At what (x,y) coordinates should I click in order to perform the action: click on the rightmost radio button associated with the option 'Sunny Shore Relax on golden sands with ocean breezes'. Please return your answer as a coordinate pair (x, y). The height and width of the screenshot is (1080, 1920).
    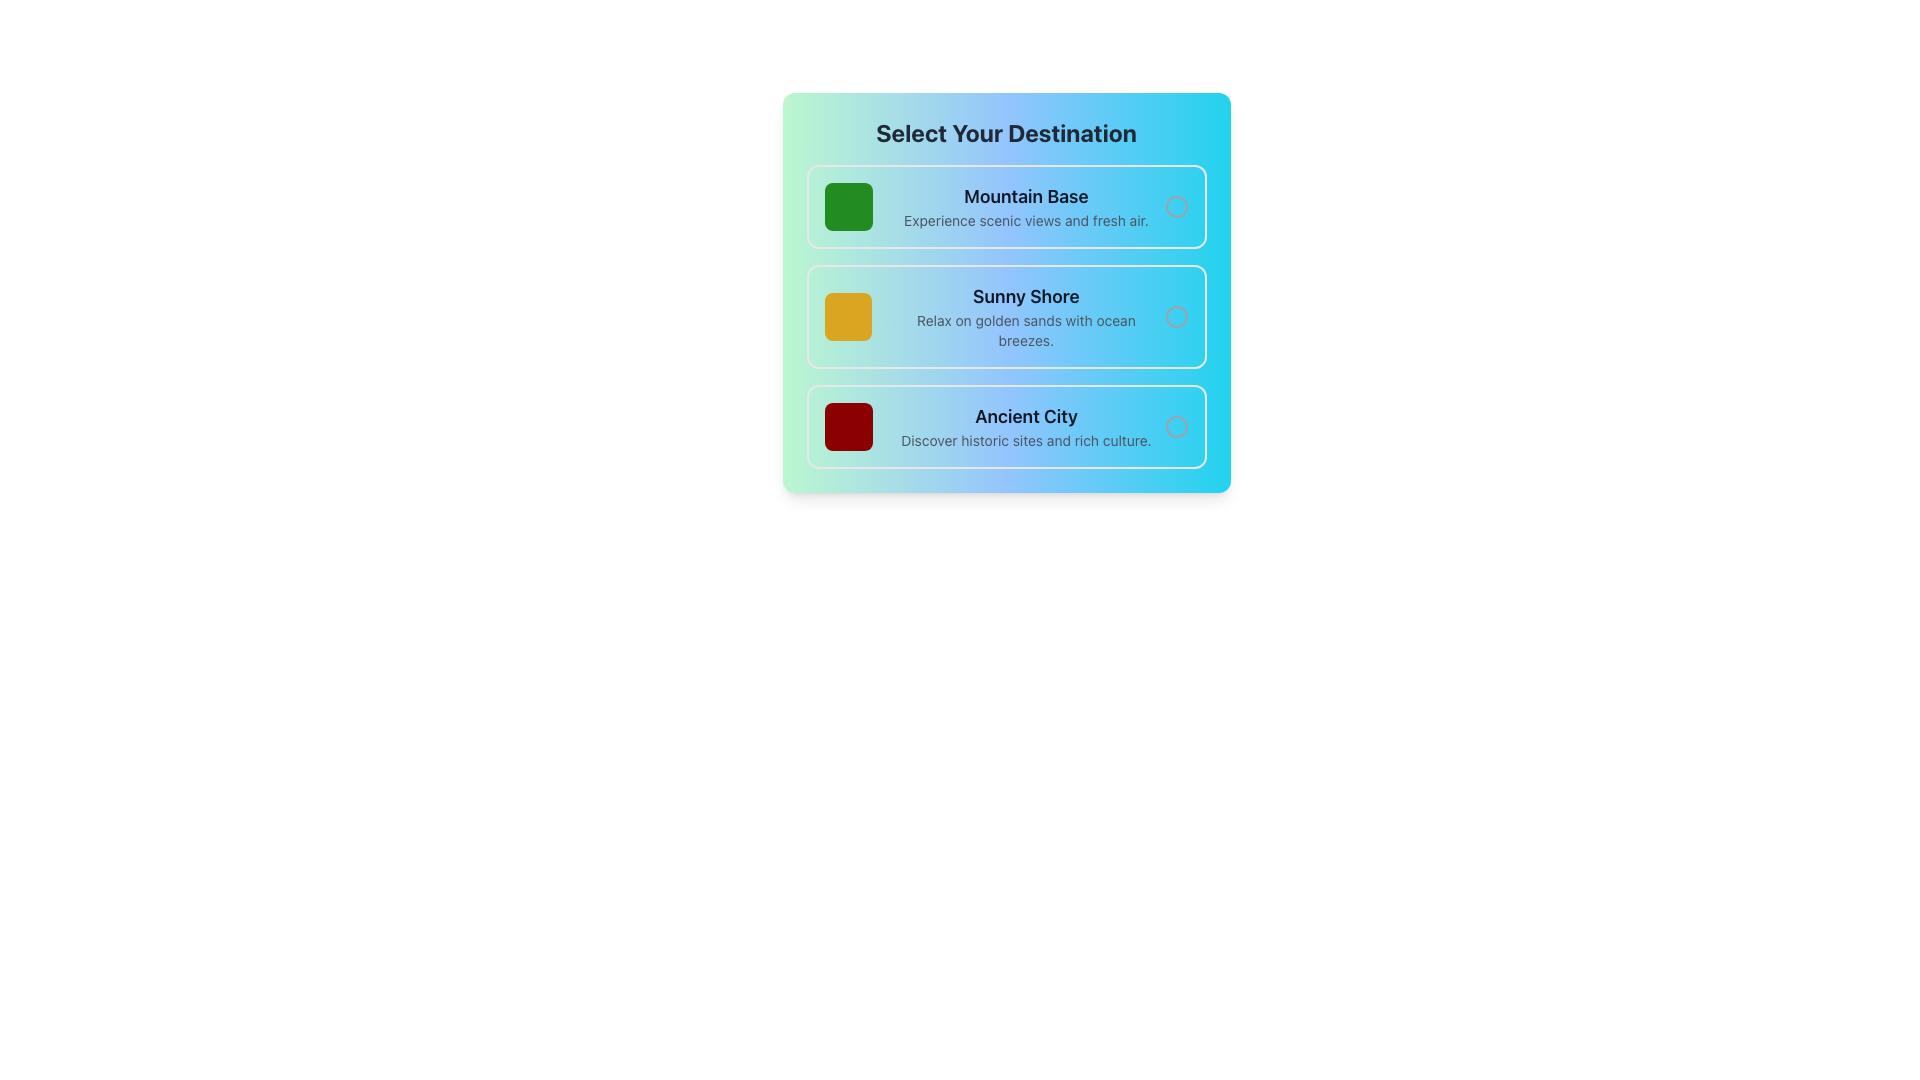
    Looking at the image, I should click on (1176, 315).